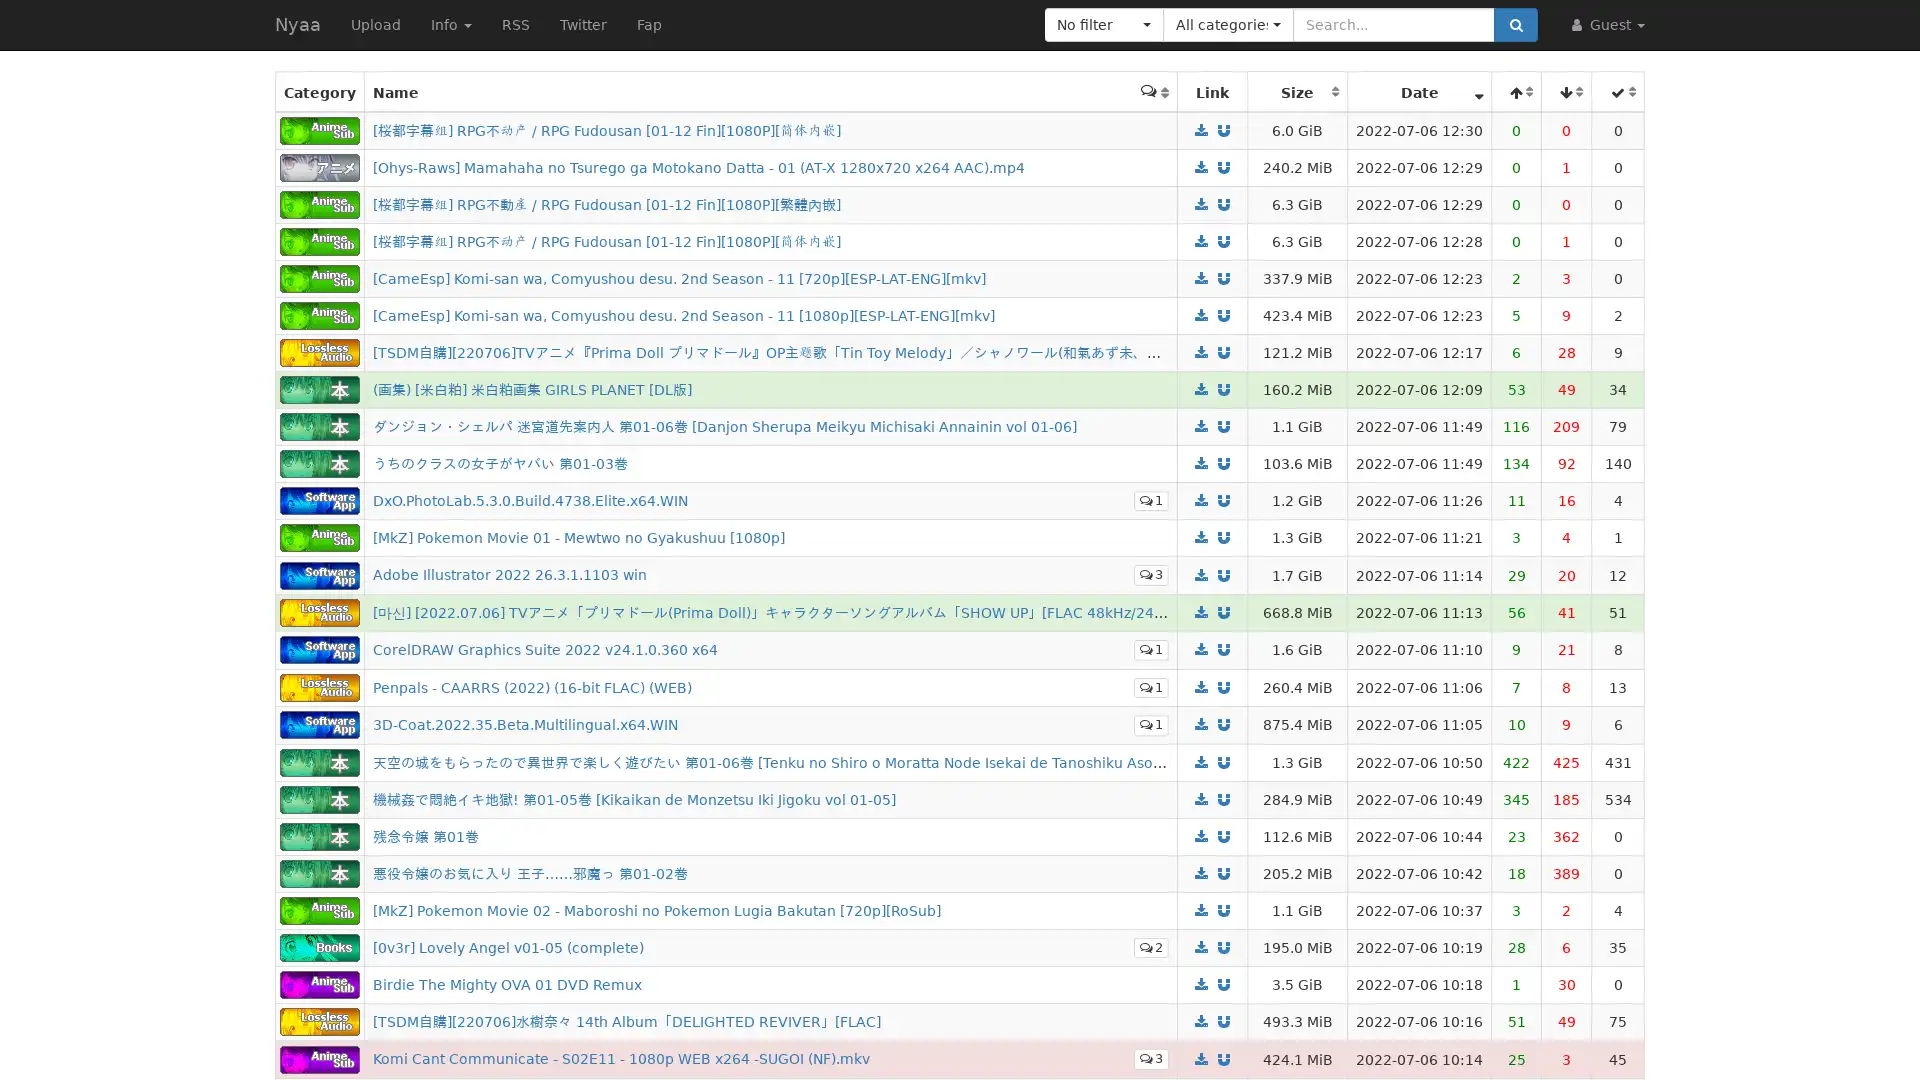  I want to click on No filter, so click(1103, 24).